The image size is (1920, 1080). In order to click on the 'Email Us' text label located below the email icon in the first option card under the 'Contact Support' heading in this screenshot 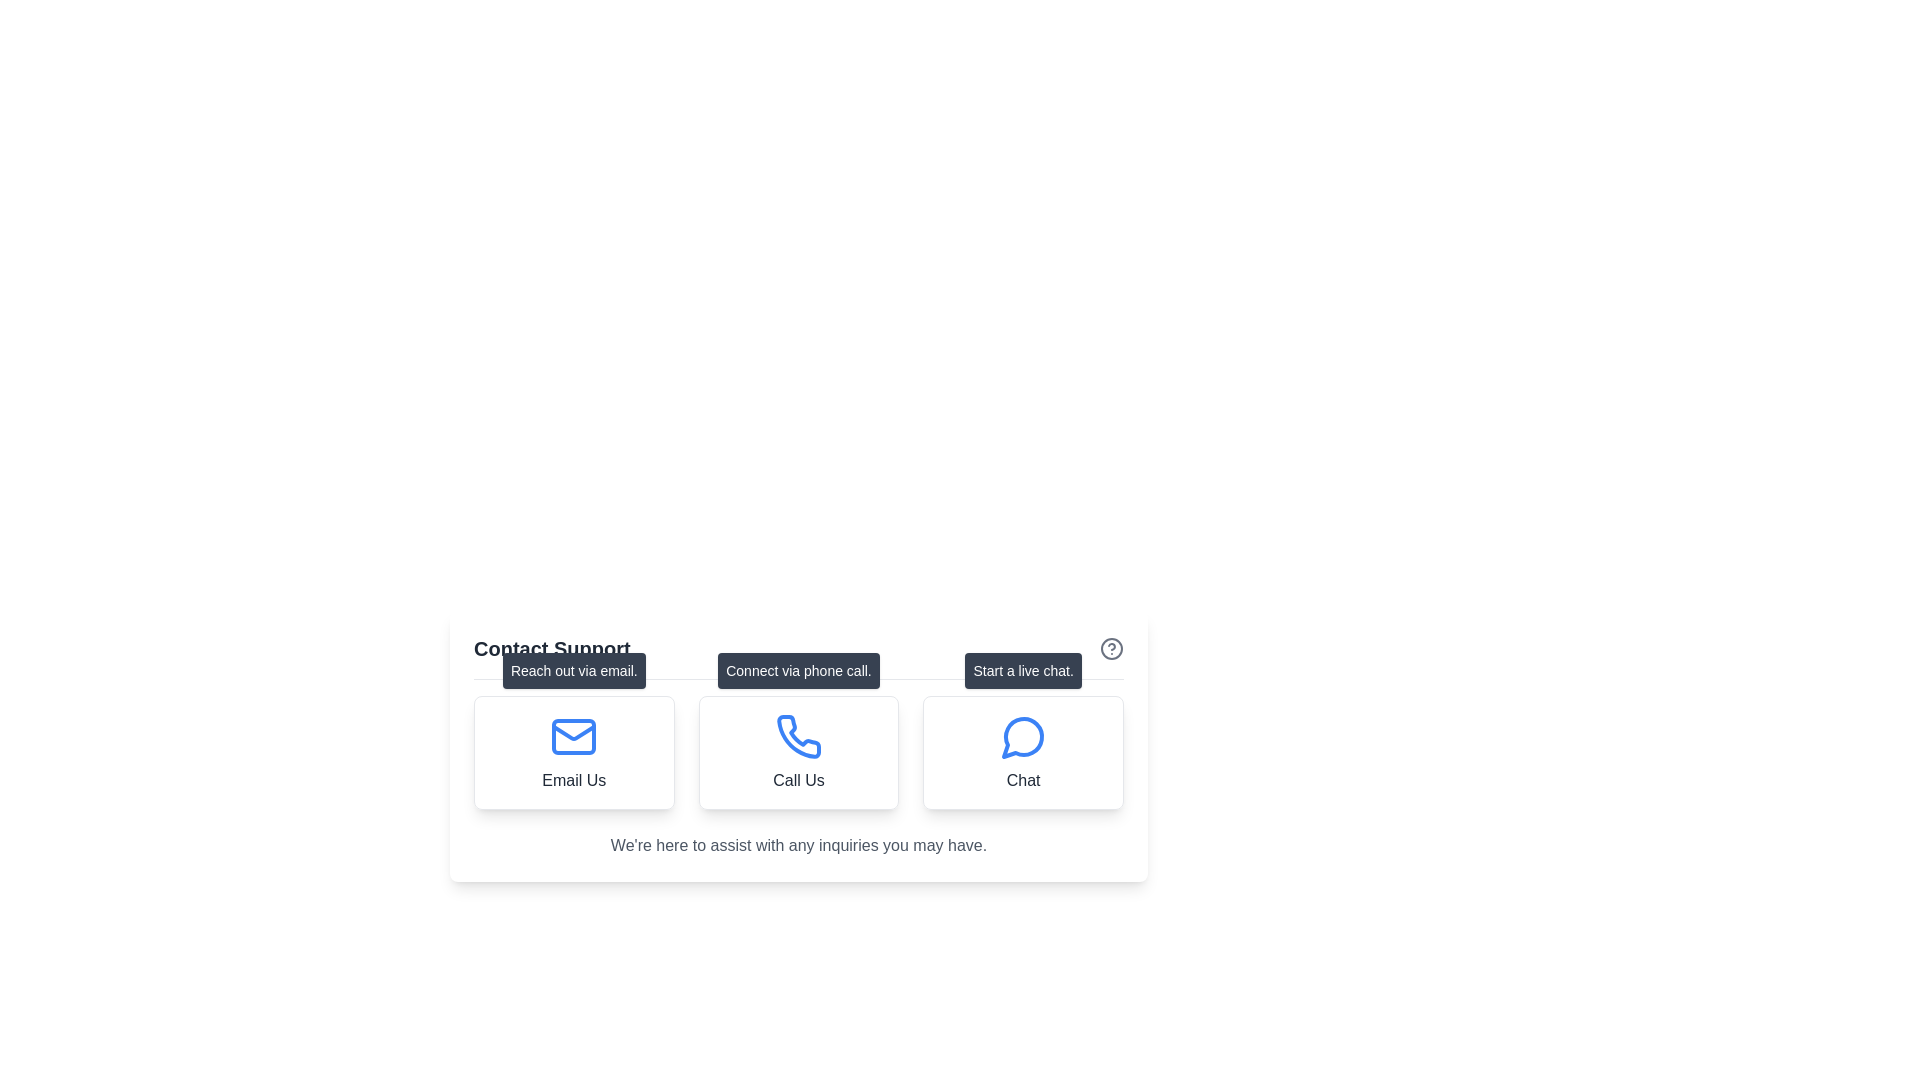, I will do `click(573, 779)`.